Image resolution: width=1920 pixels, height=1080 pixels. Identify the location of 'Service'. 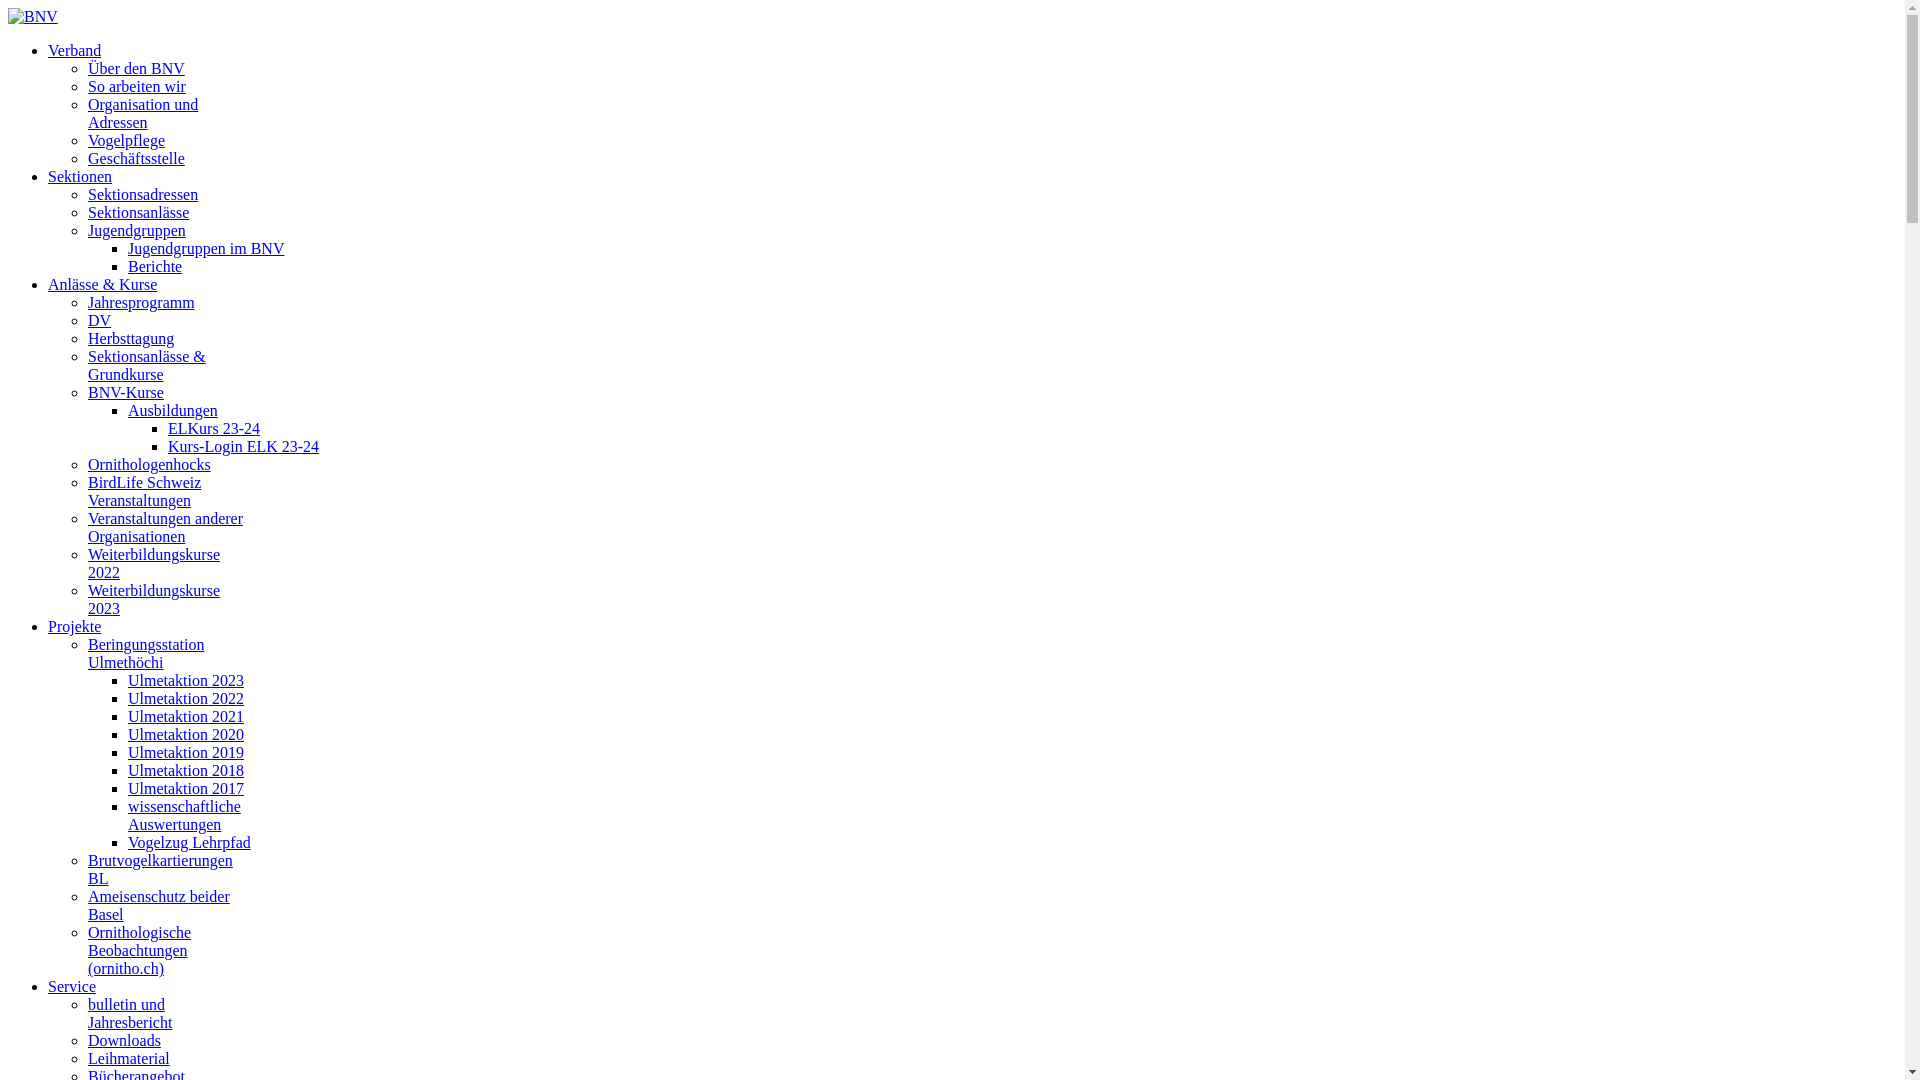
(72, 985).